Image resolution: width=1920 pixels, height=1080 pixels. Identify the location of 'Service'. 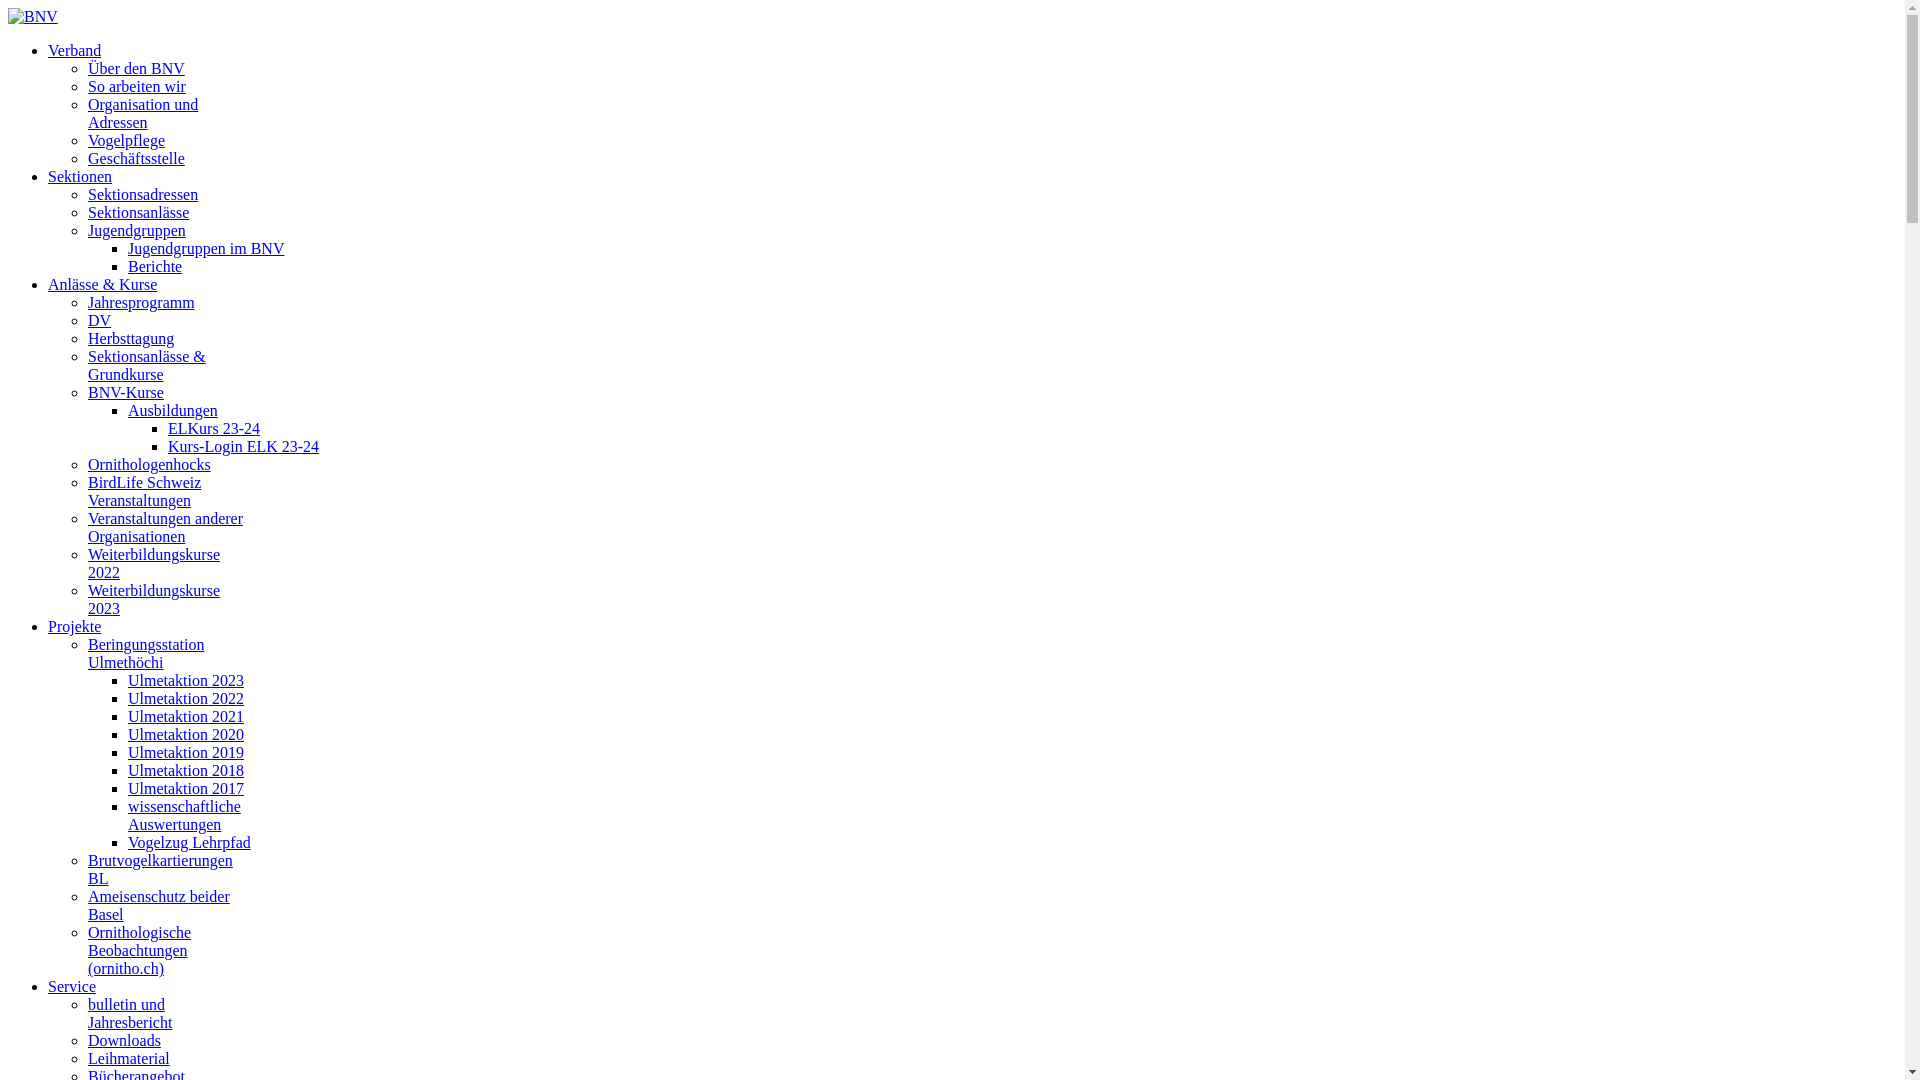
(72, 985).